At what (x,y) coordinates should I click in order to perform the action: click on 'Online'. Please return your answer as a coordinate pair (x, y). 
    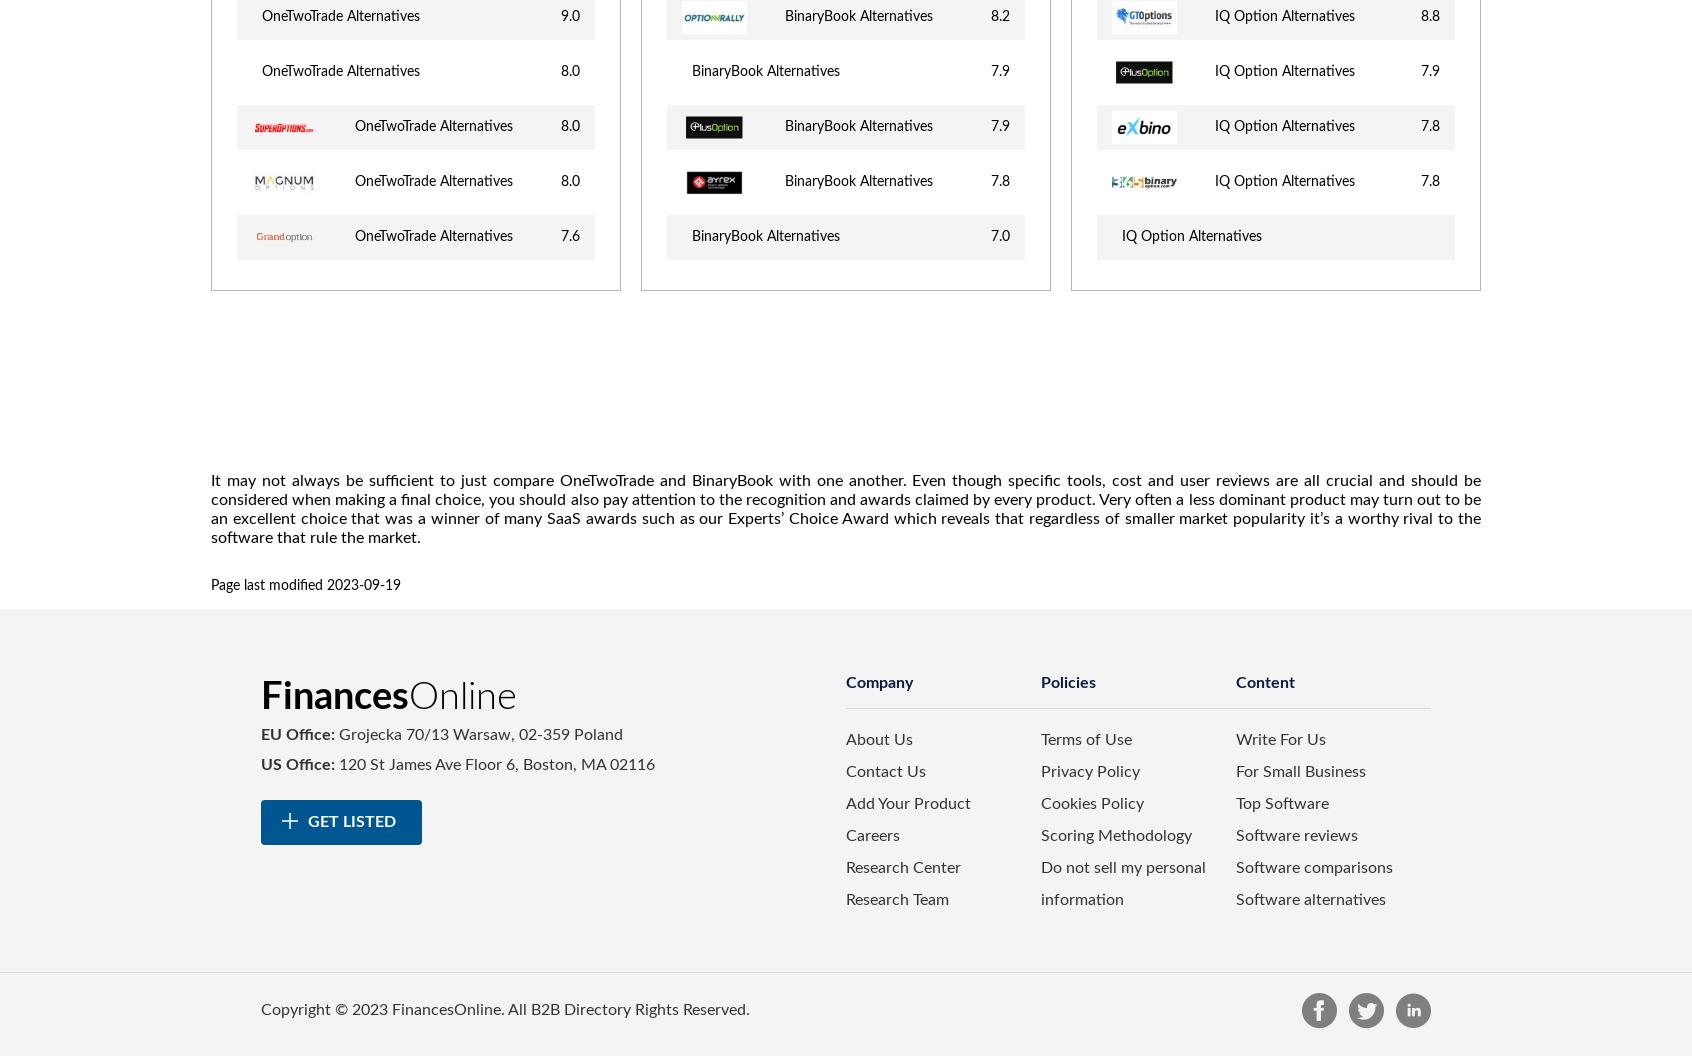
    Looking at the image, I should click on (461, 696).